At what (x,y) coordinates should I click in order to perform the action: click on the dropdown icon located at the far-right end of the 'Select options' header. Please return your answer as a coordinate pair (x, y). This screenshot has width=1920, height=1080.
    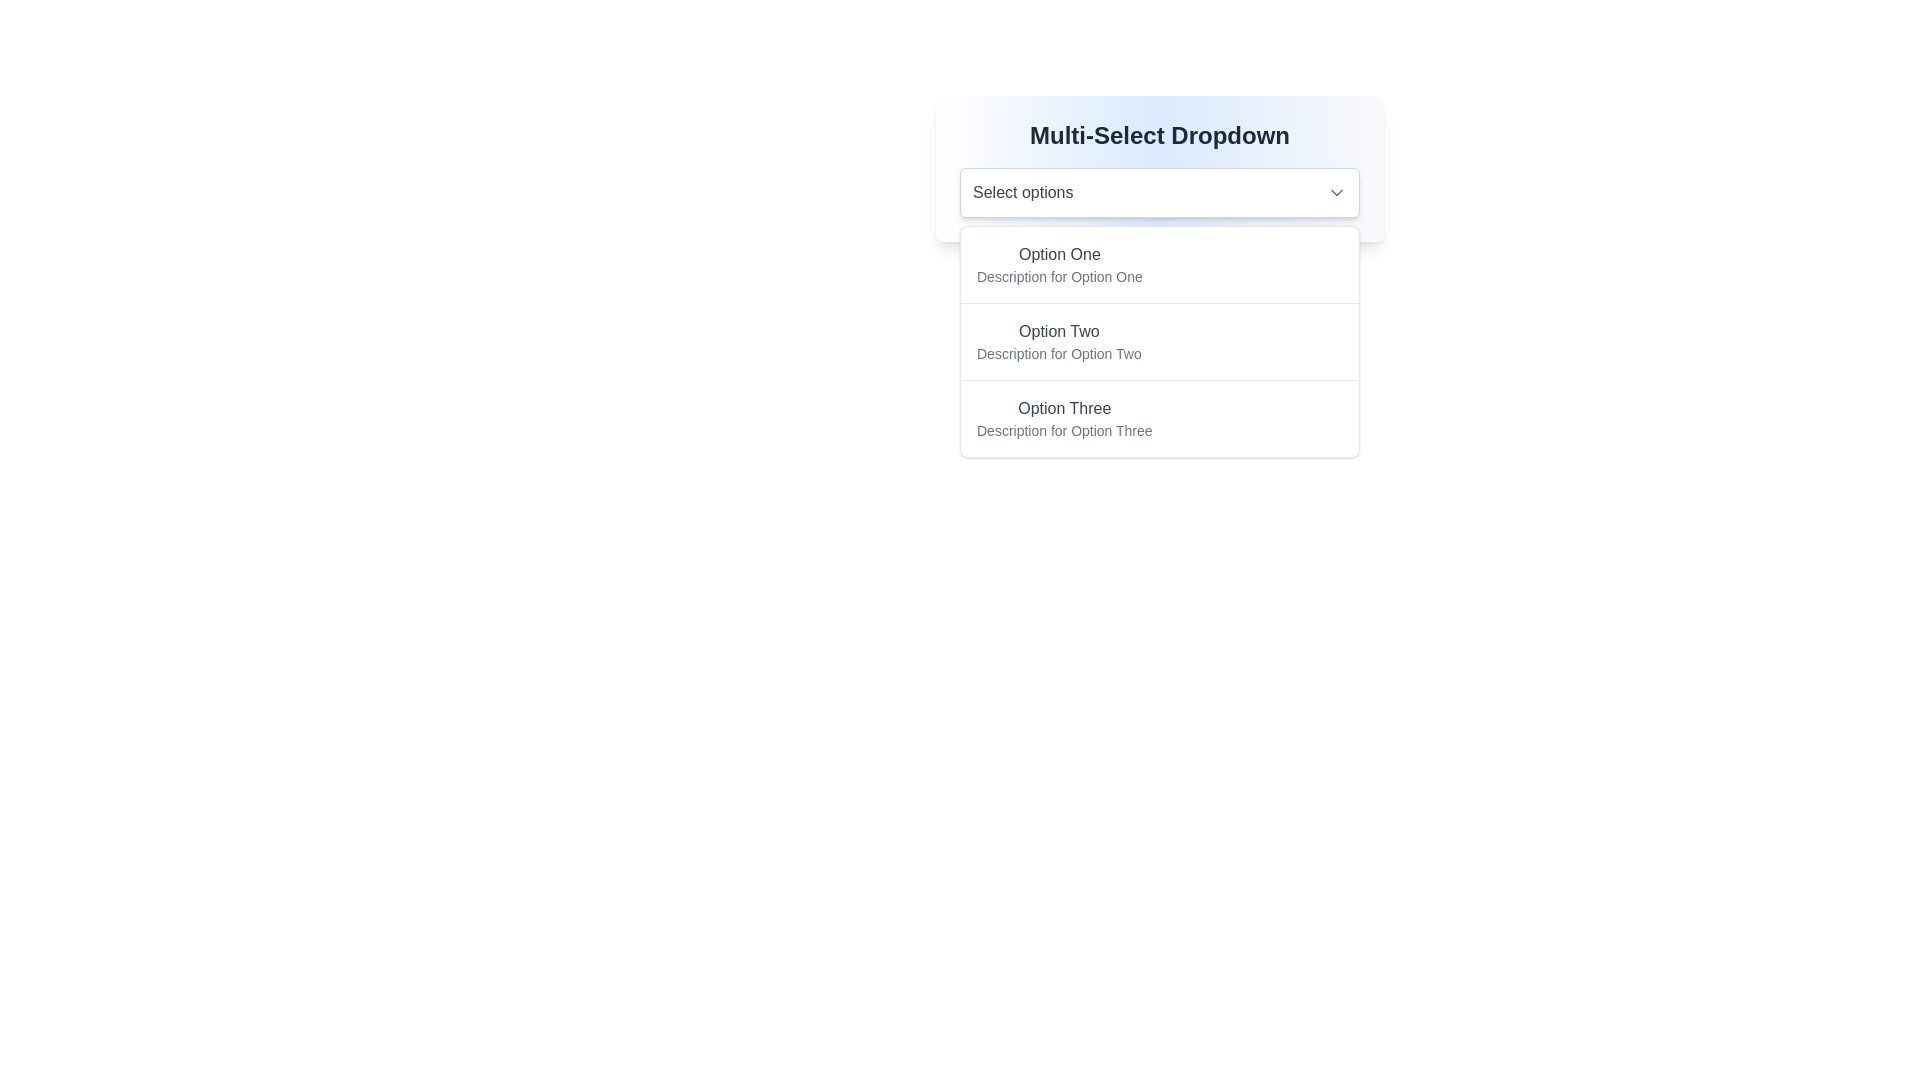
    Looking at the image, I should click on (1337, 192).